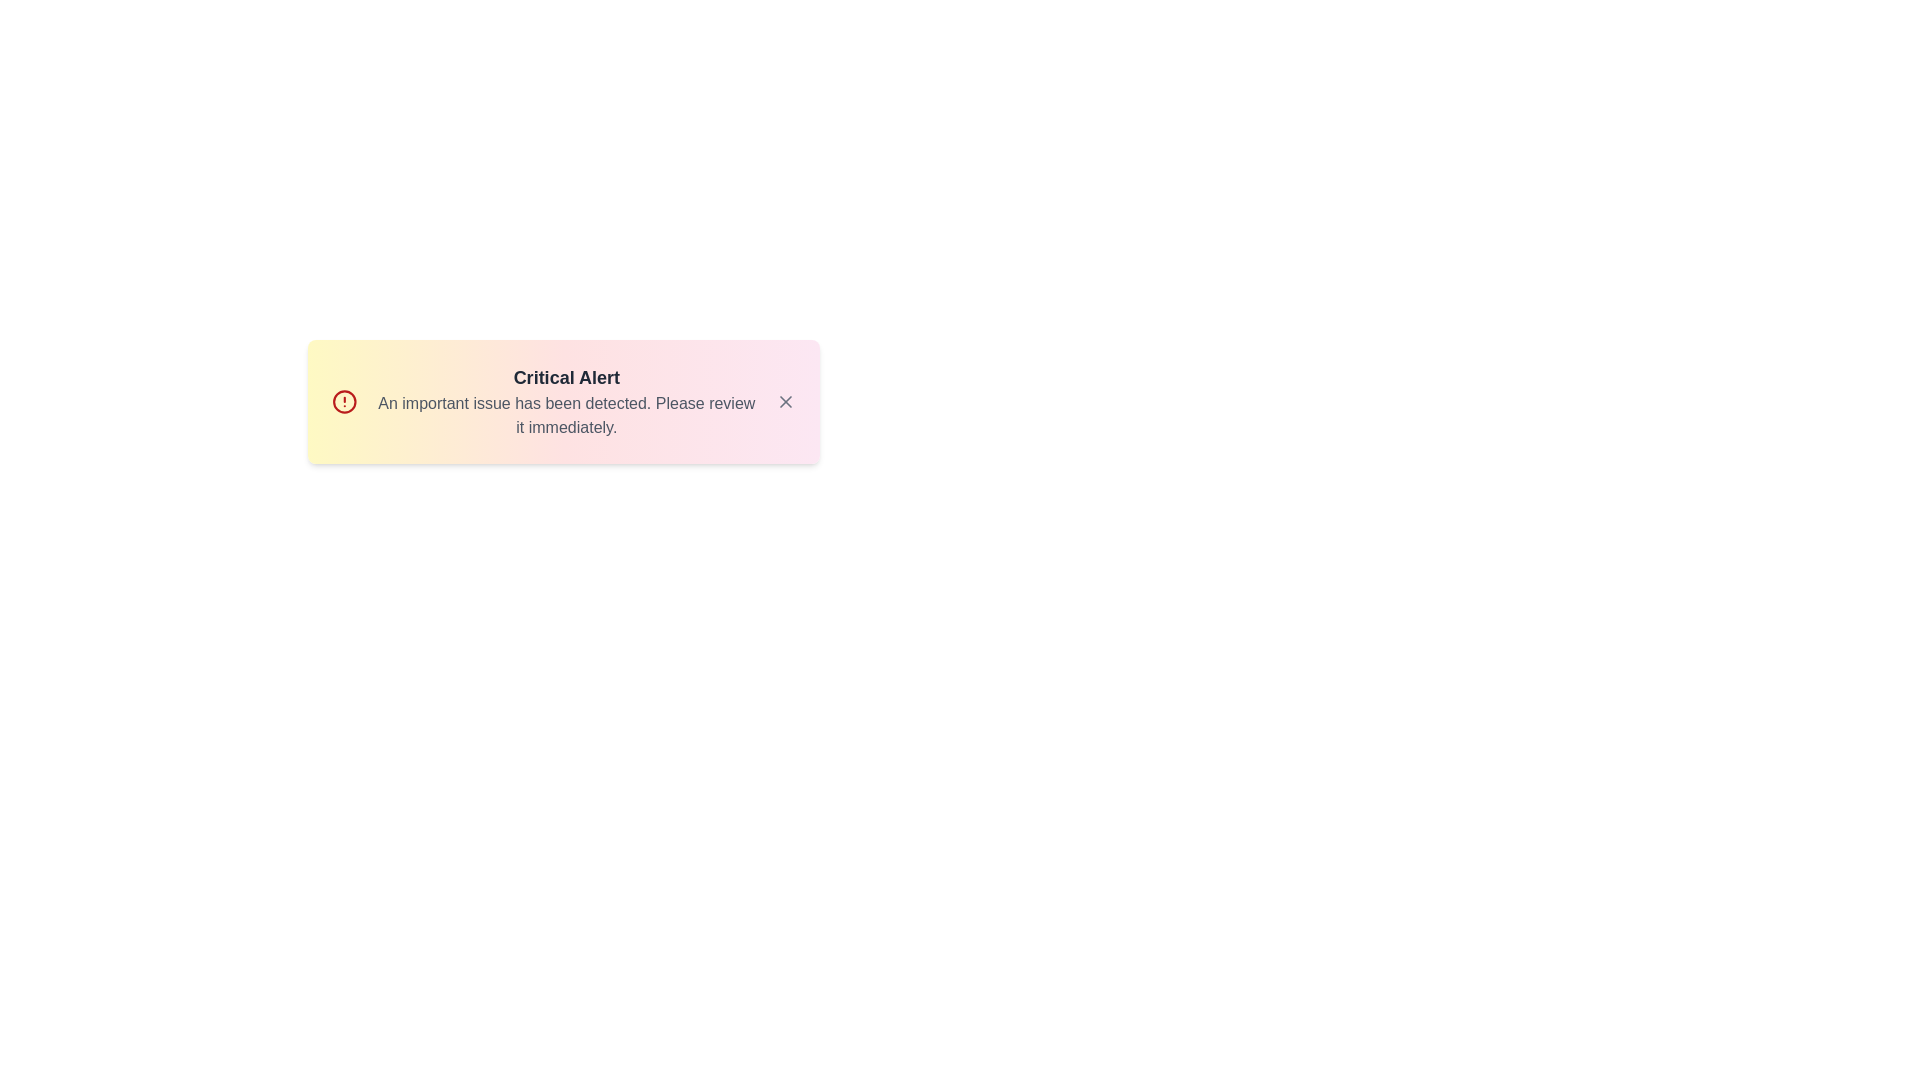 Image resolution: width=1920 pixels, height=1080 pixels. I want to click on important message conveyed by the text located in the notification box under the bold-text heading 'Critical Alert', so click(565, 415).